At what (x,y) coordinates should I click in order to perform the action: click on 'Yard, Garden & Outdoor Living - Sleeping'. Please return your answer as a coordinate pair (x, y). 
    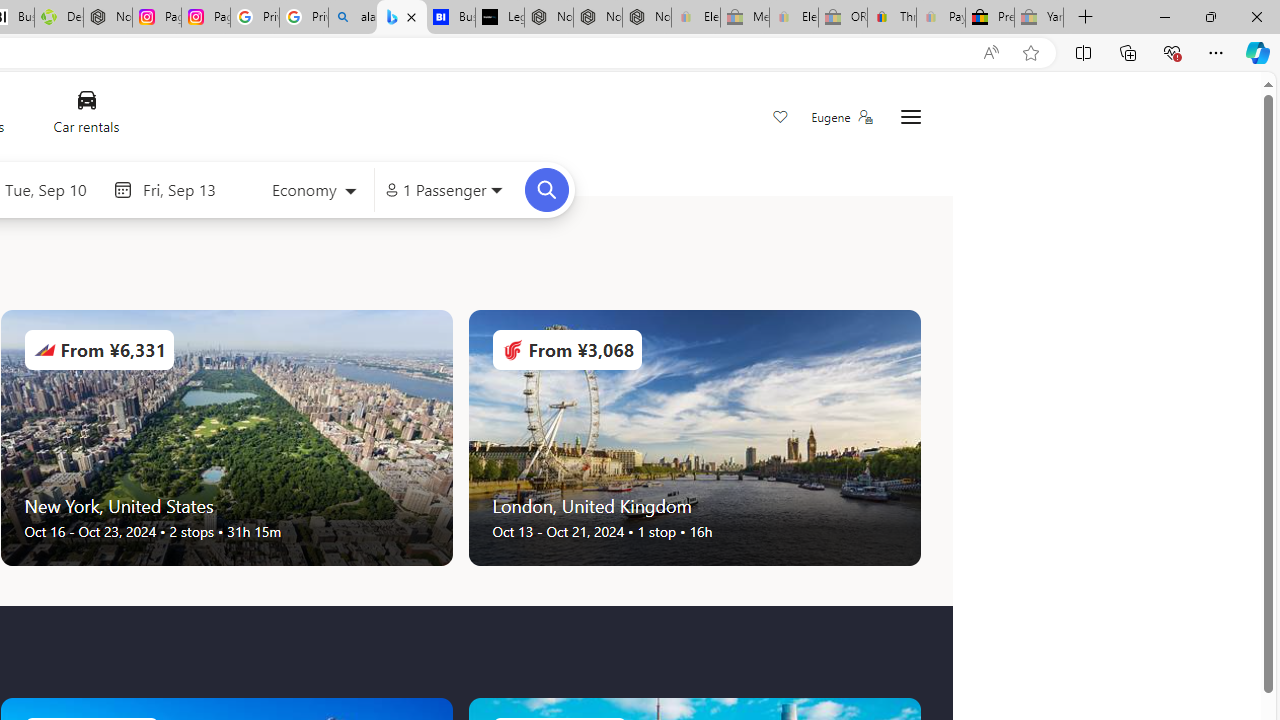
    Looking at the image, I should click on (1039, 17).